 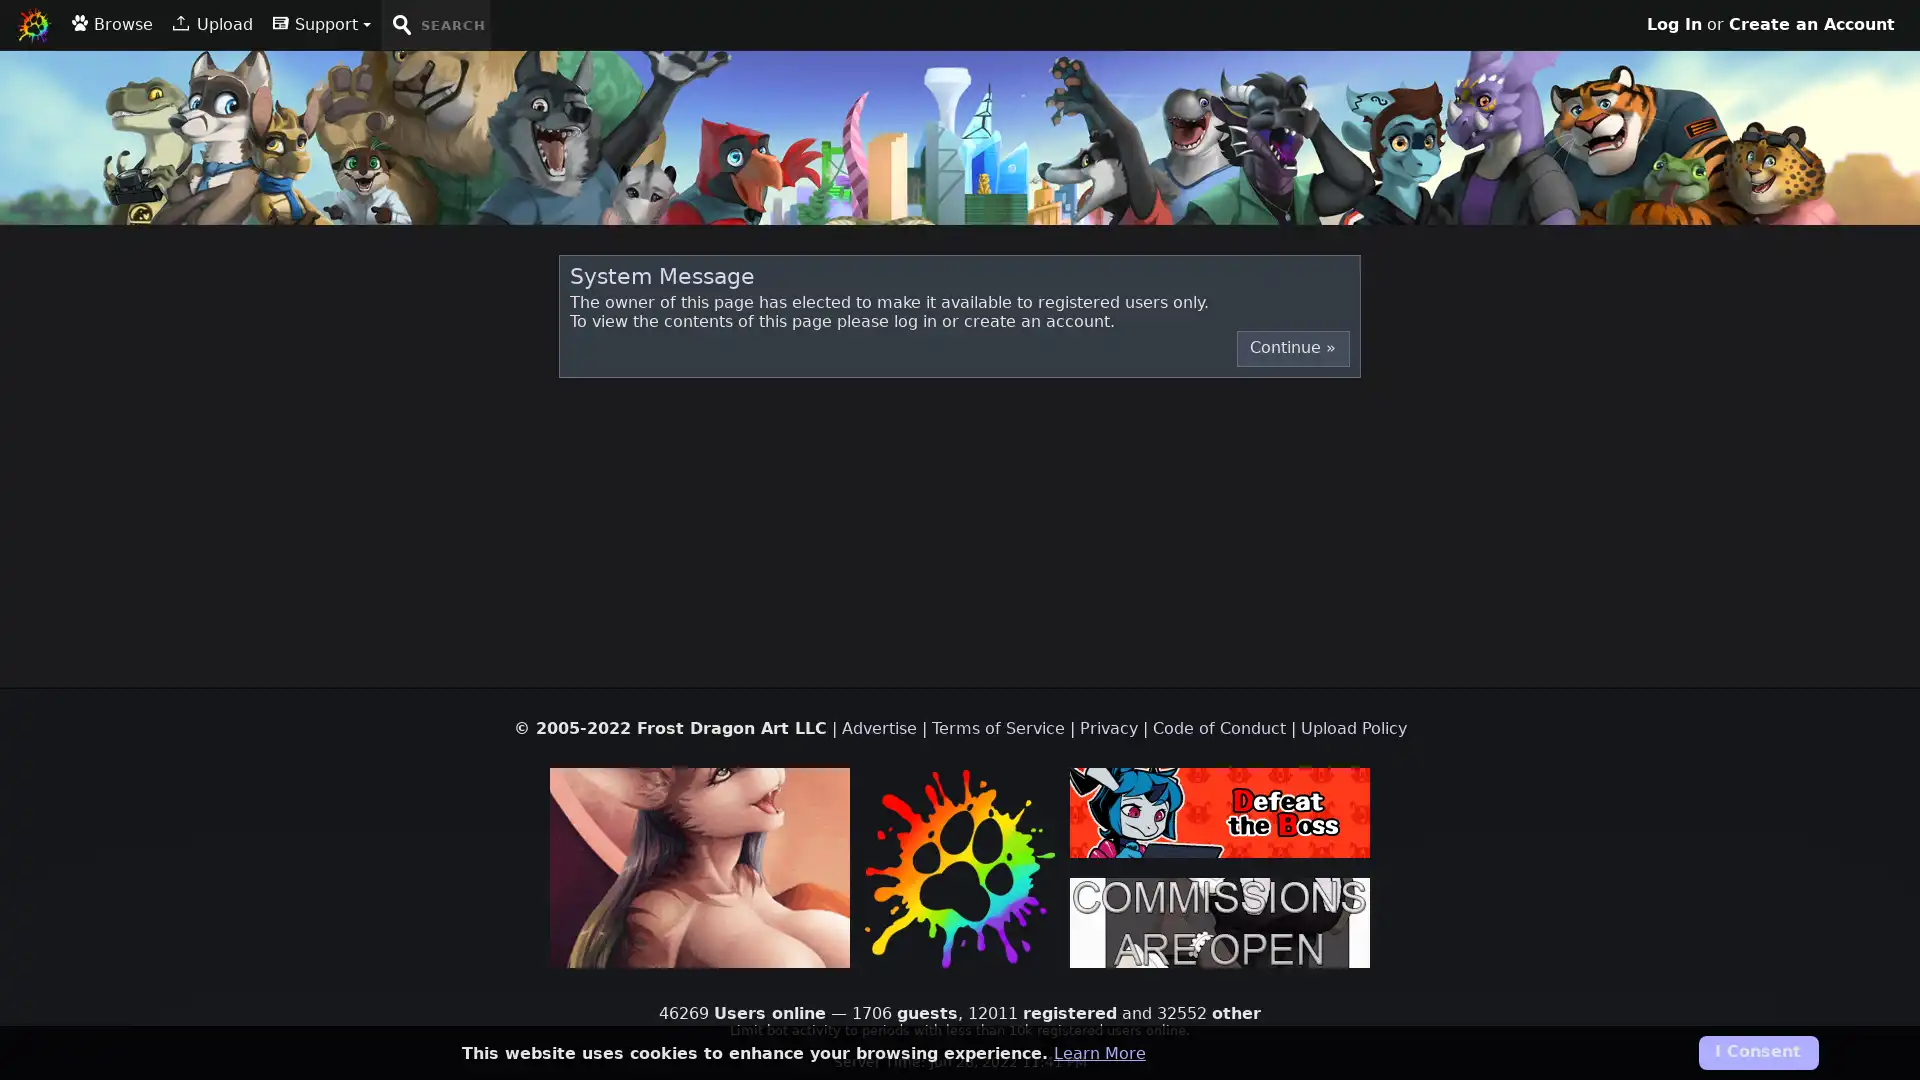 I want to click on I Consent, so click(x=1756, y=1052).